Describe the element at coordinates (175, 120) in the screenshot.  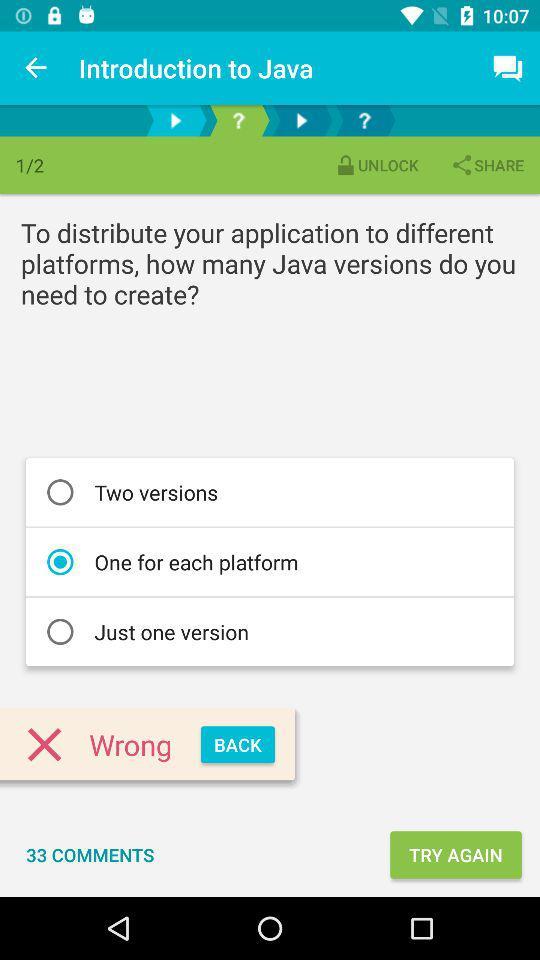
I see `go forward` at that location.